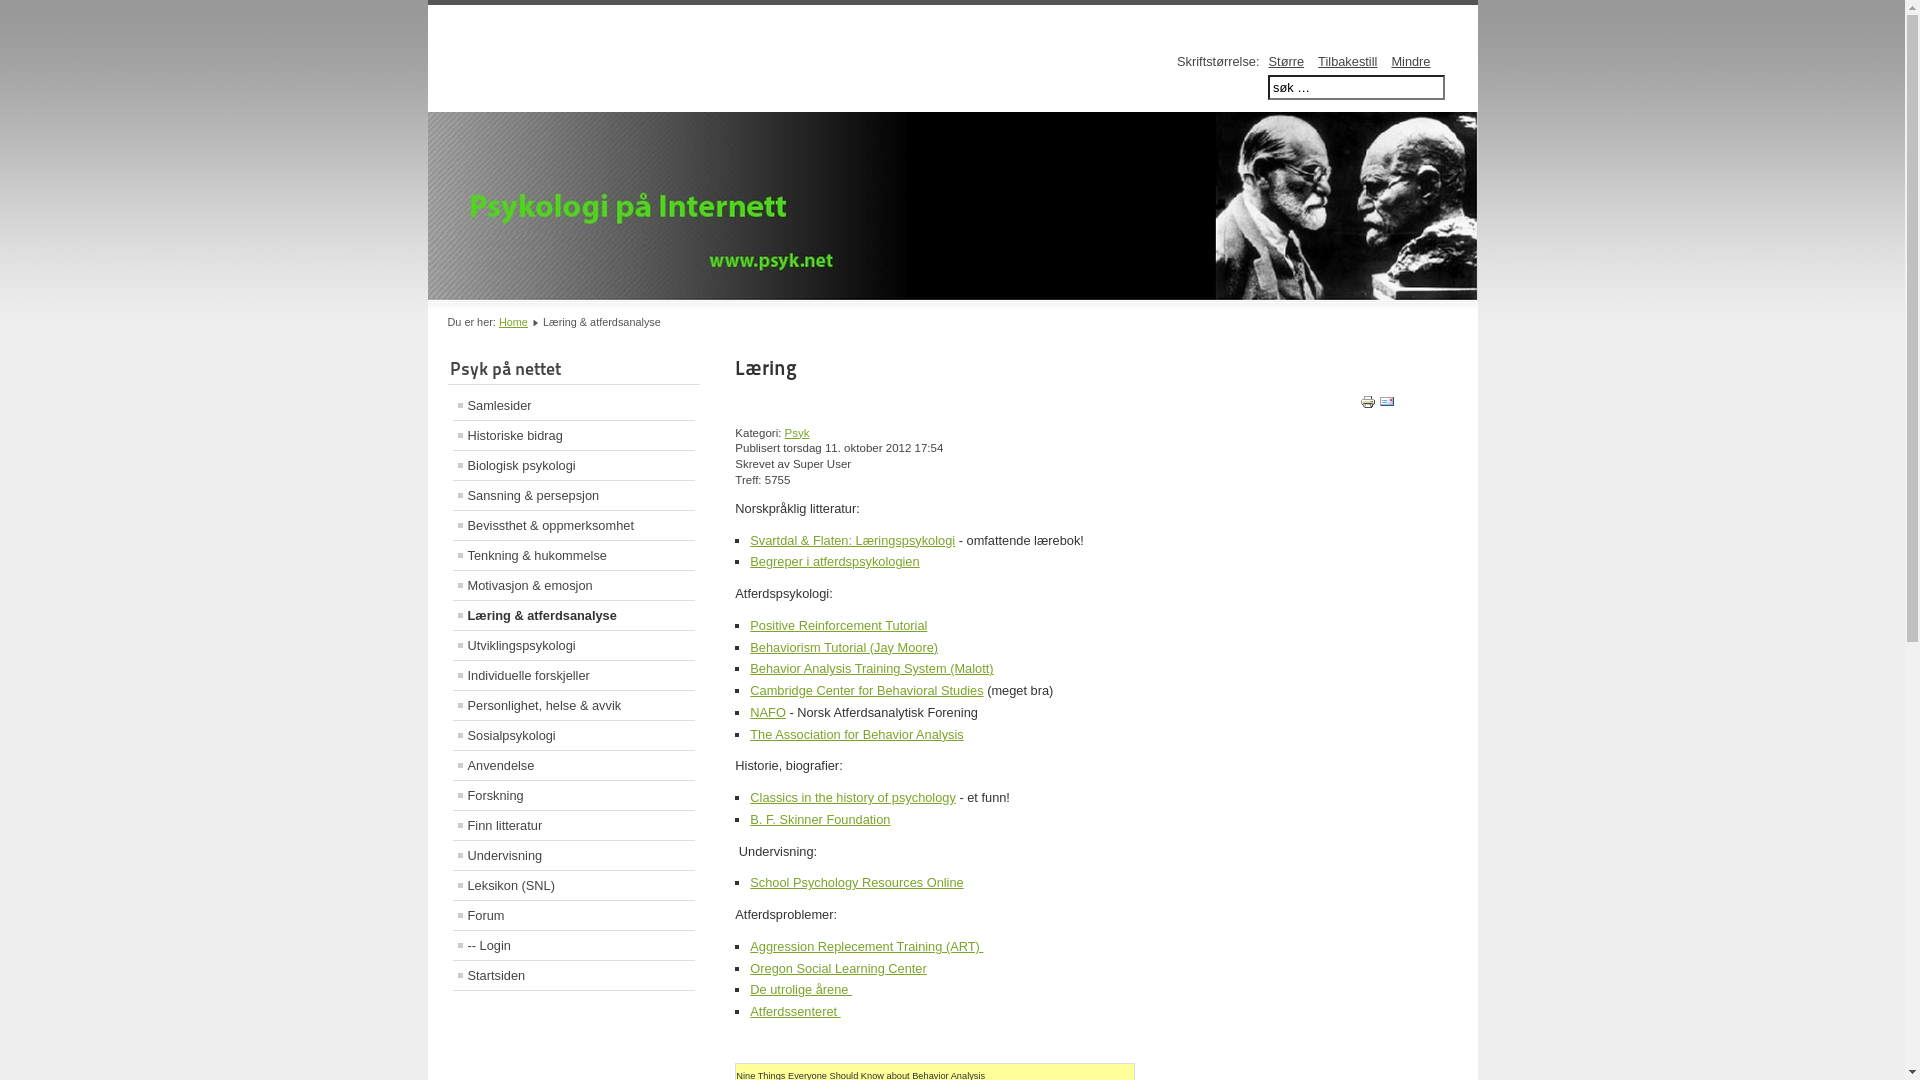 Image resolution: width=1920 pixels, height=1080 pixels. What do you see at coordinates (450, 555) in the screenshot?
I see `'Tenkning & hukommelse'` at bounding box center [450, 555].